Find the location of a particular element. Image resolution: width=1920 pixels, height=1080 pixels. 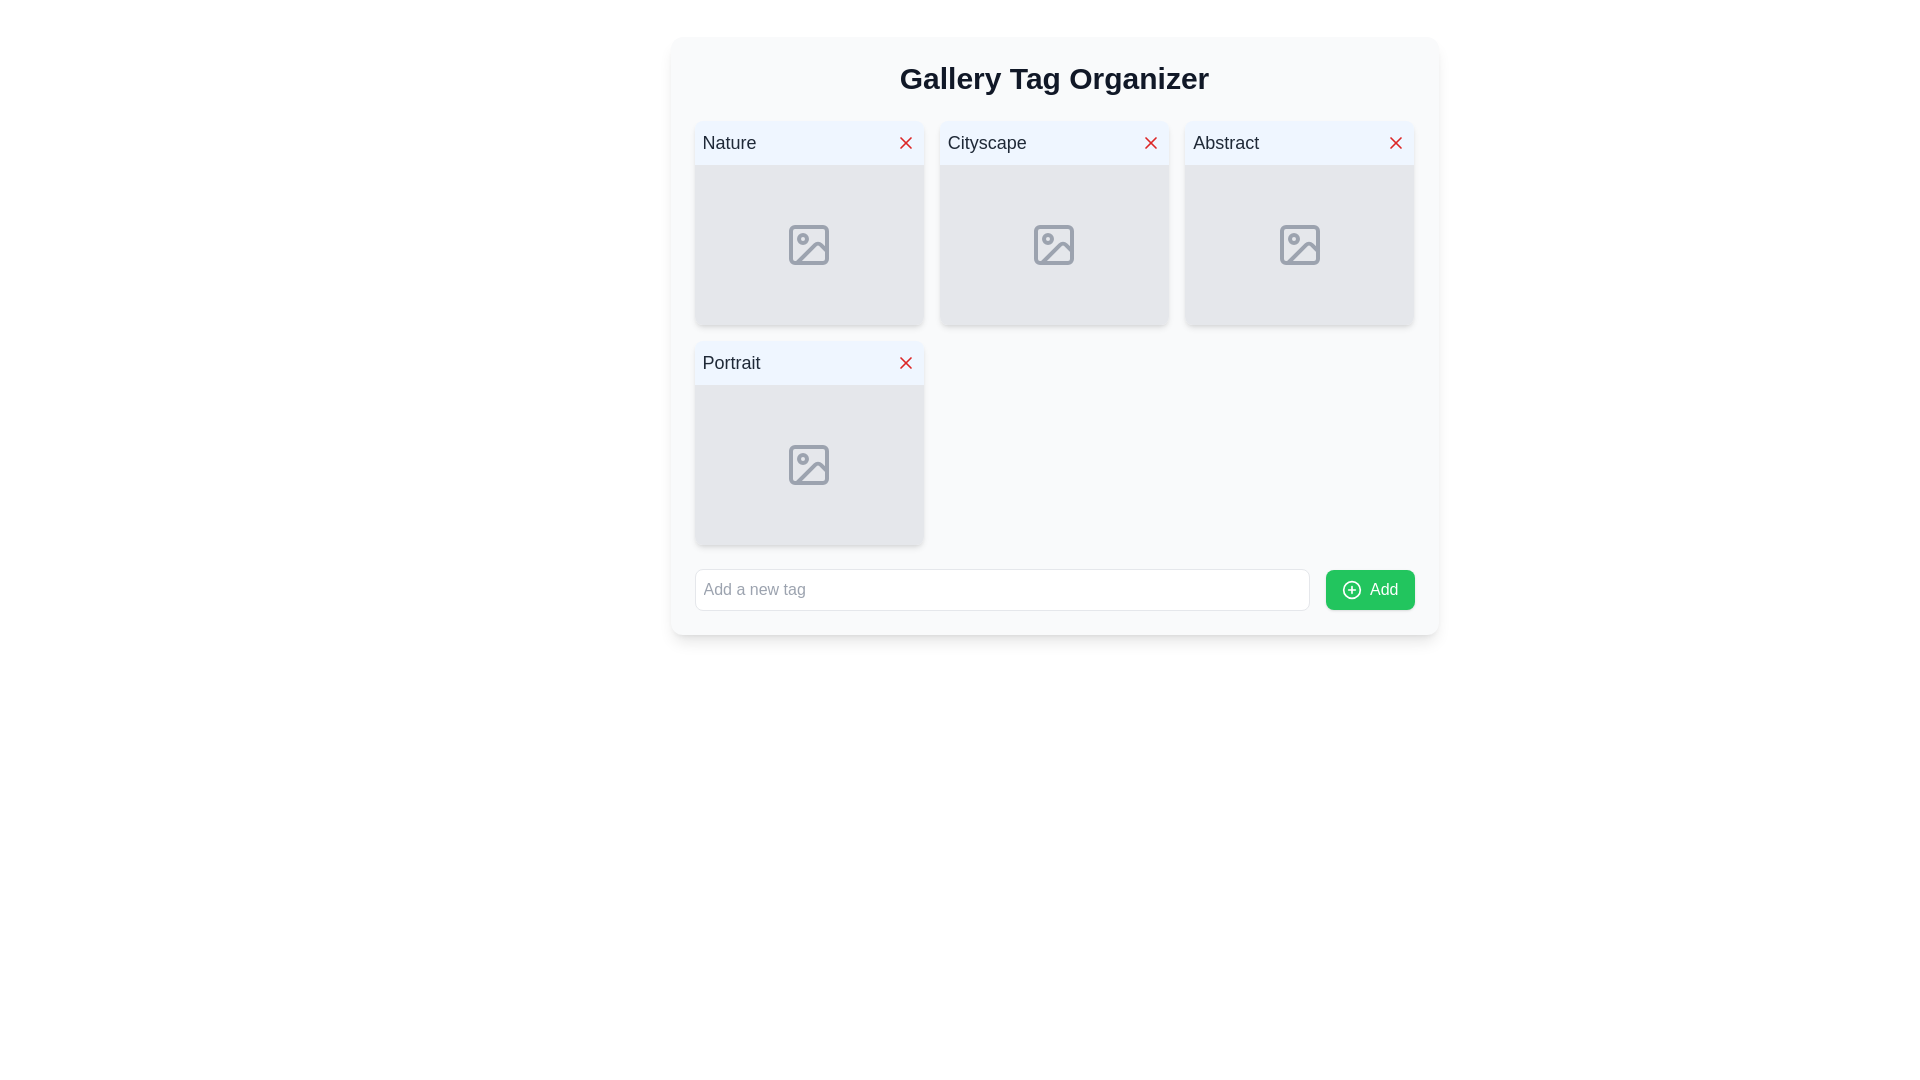

the red diagonal cross icon located in the top-right corner of the 'Portrait' tag card is located at coordinates (904, 362).